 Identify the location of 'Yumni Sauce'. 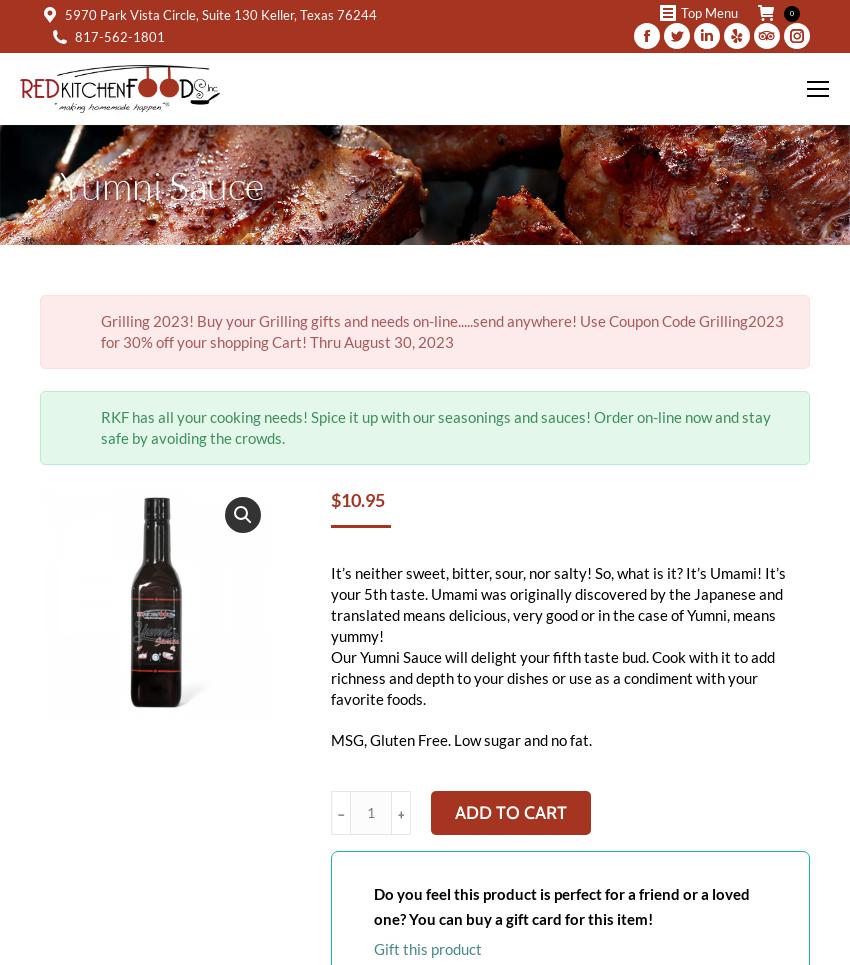
(162, 183).